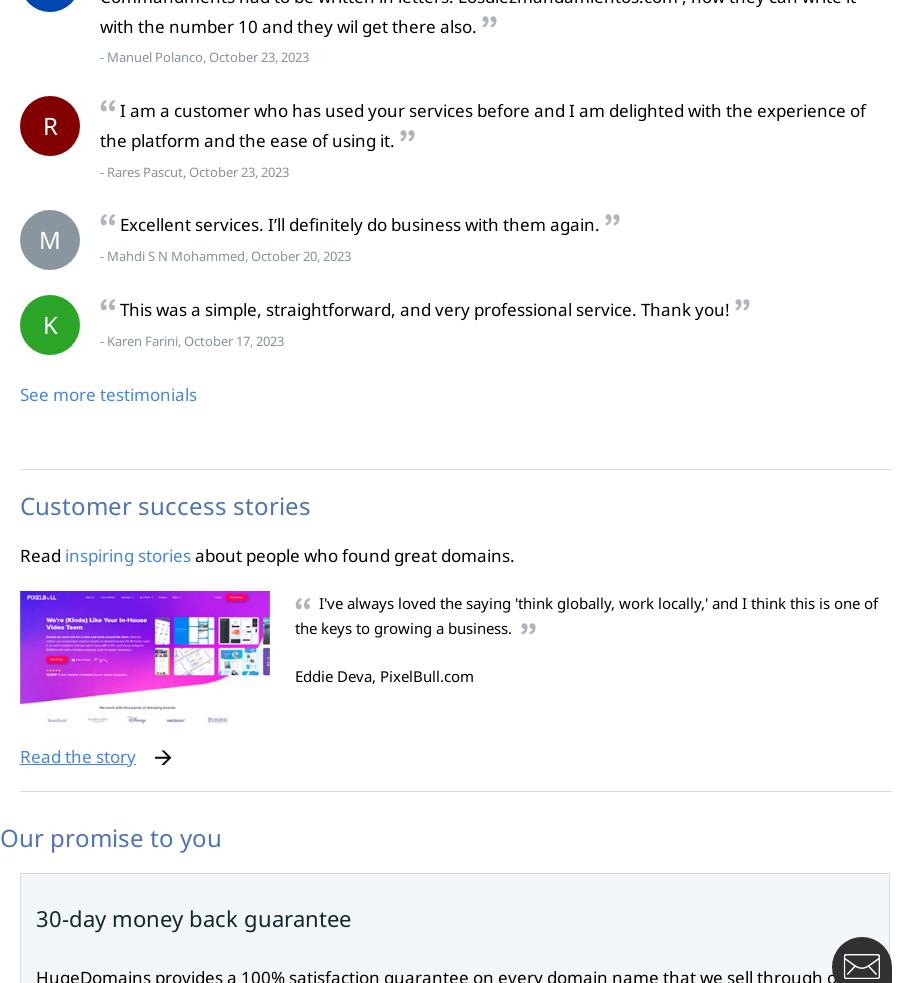  Describe the element at coordinates (294, 674) in the screenshot. I see `'Eddie Deva, PixelBull.com'` at that location.